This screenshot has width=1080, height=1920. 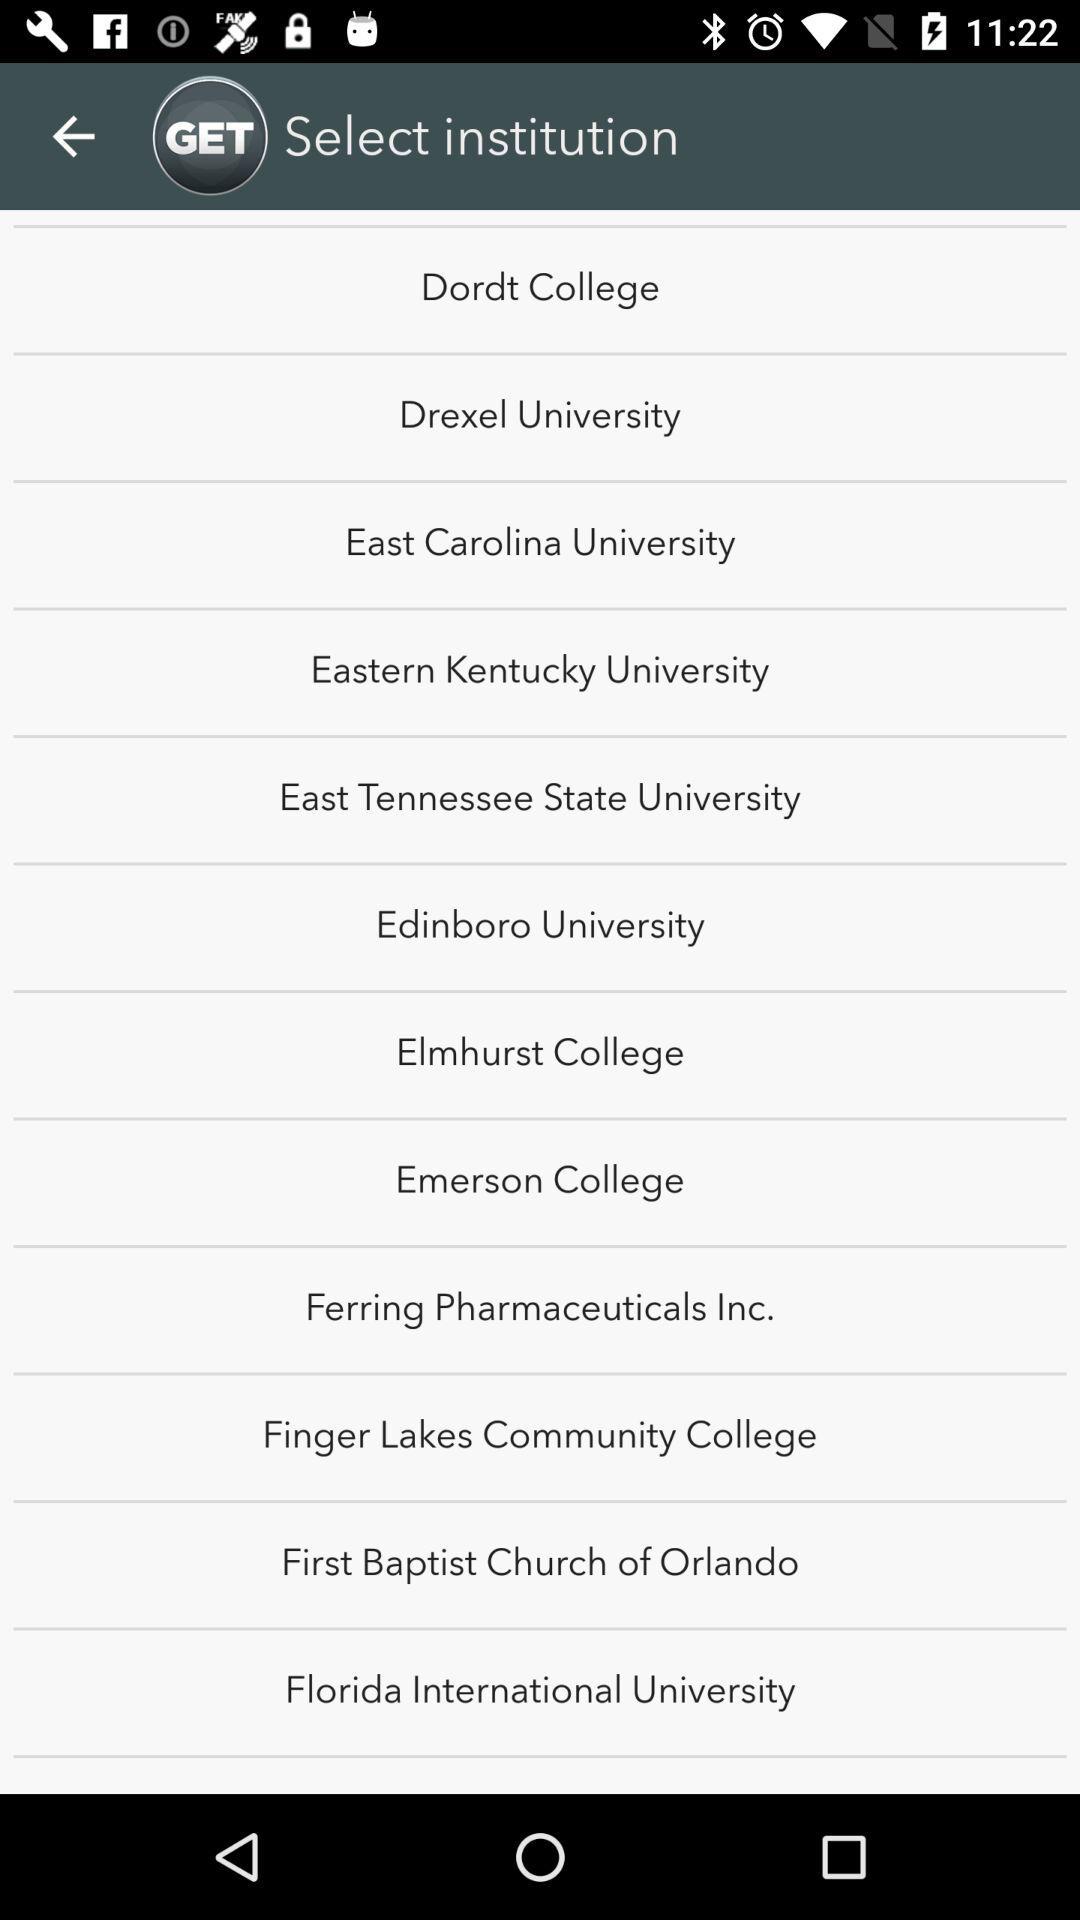 I want to click on the item above the dordt college item, so click(x=1027, y=114).